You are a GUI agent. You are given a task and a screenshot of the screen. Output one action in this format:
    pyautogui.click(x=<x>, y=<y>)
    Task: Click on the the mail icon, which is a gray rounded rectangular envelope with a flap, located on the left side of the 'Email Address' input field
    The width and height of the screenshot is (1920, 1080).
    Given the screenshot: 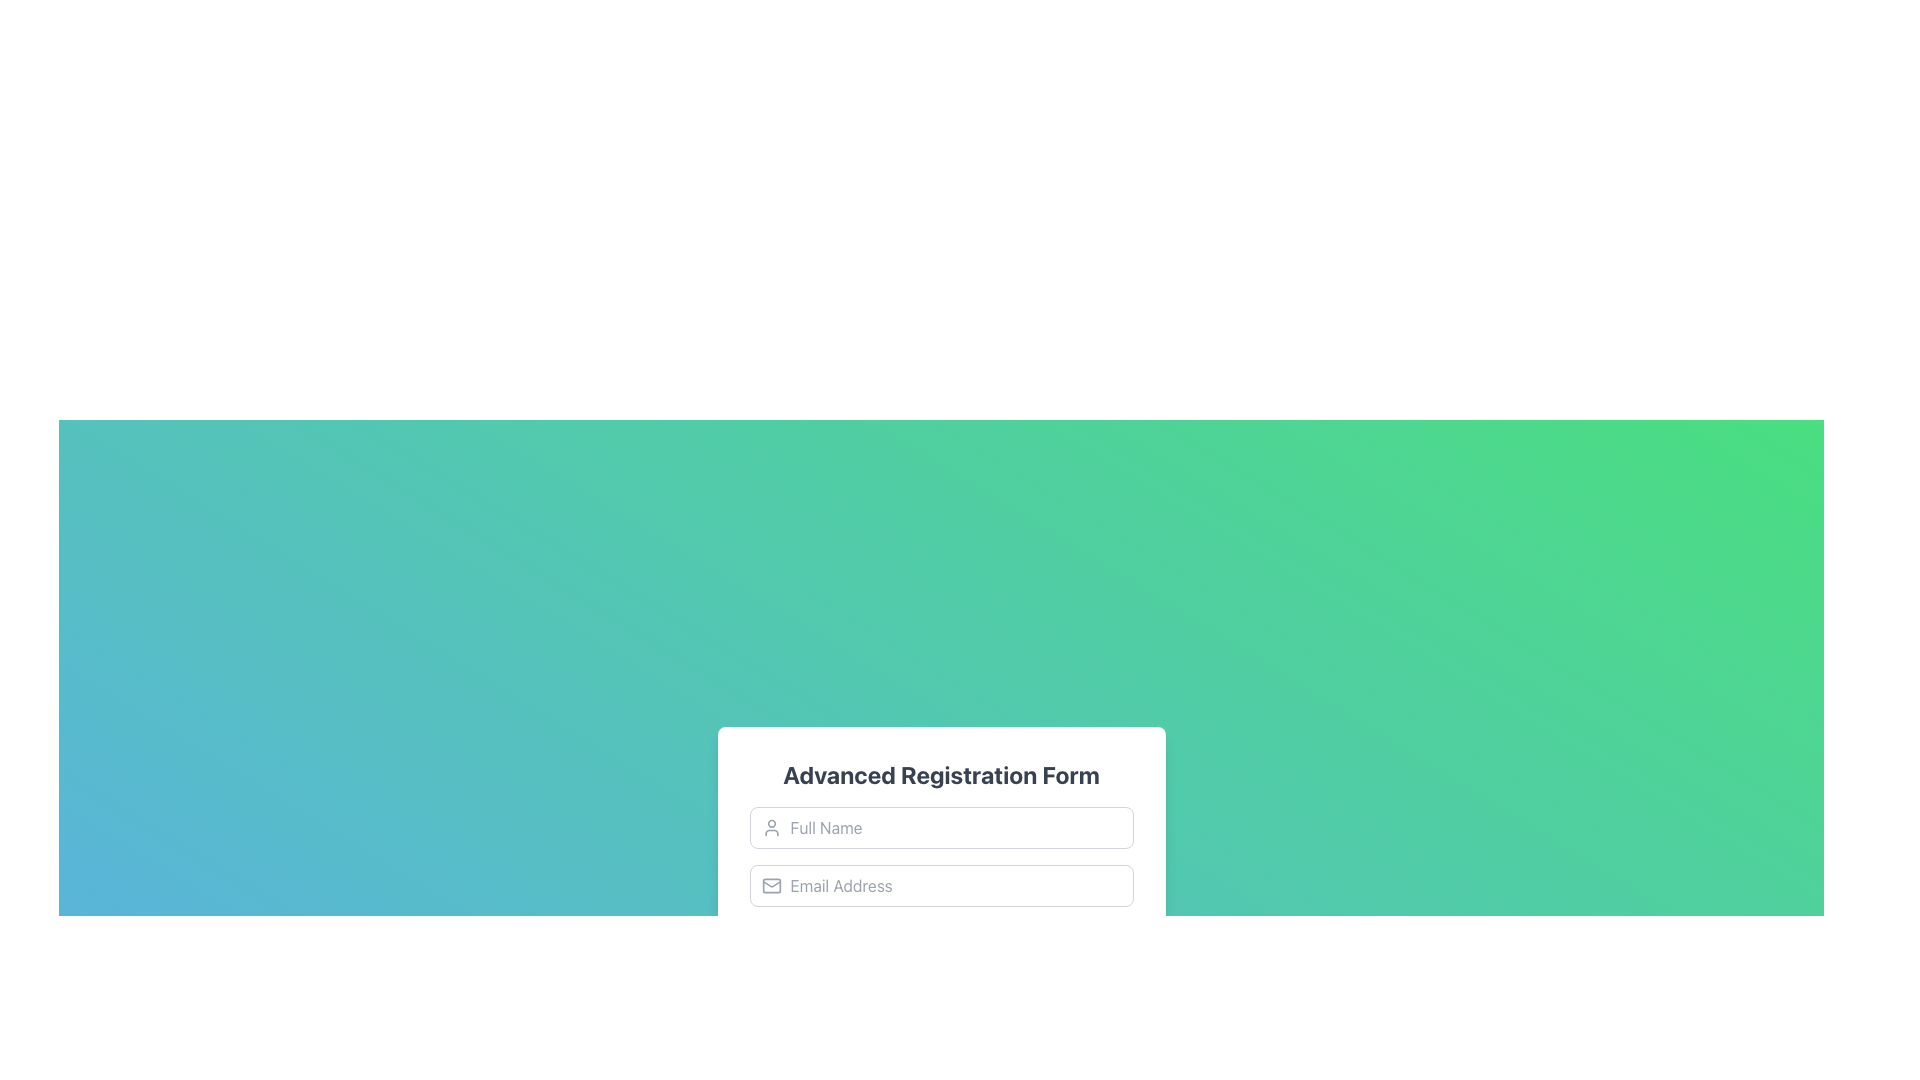 What is the action you would take?
    pyautogui.click(x=770, y=885)
    